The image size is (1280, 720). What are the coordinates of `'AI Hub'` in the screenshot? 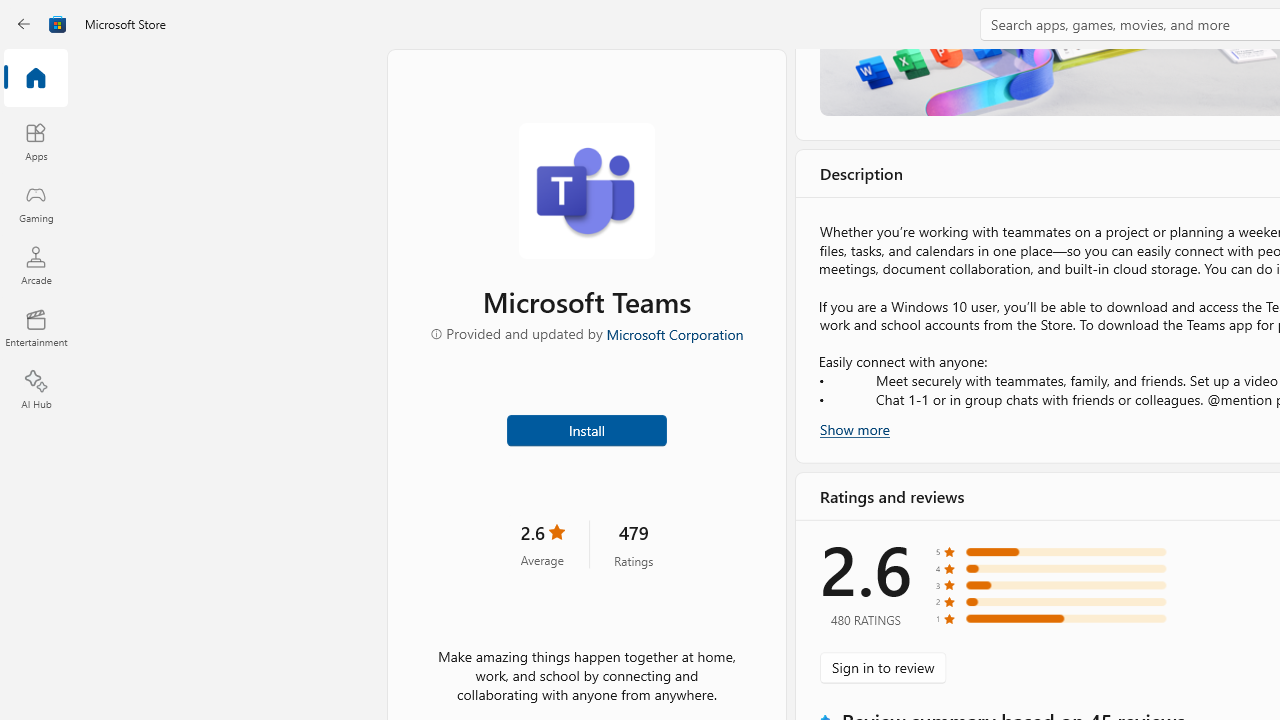 It's located at (35, 390).